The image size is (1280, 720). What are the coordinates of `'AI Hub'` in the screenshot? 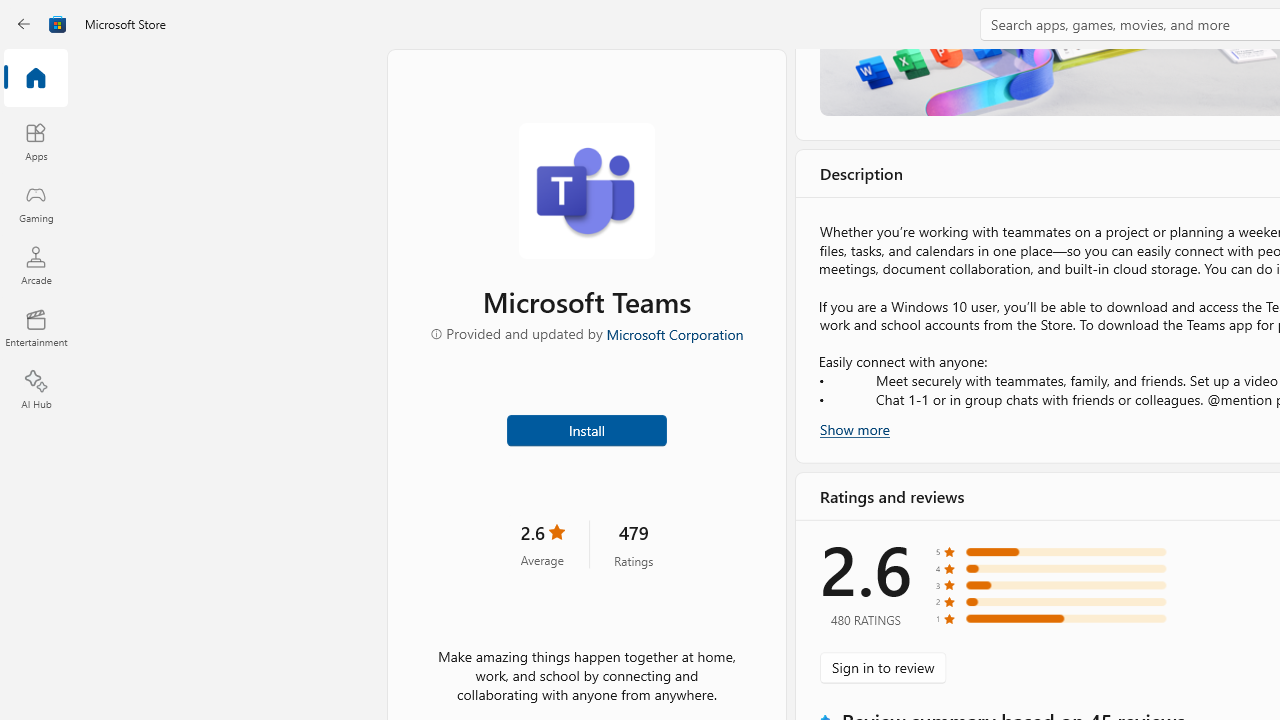 It's located at (35, 390).